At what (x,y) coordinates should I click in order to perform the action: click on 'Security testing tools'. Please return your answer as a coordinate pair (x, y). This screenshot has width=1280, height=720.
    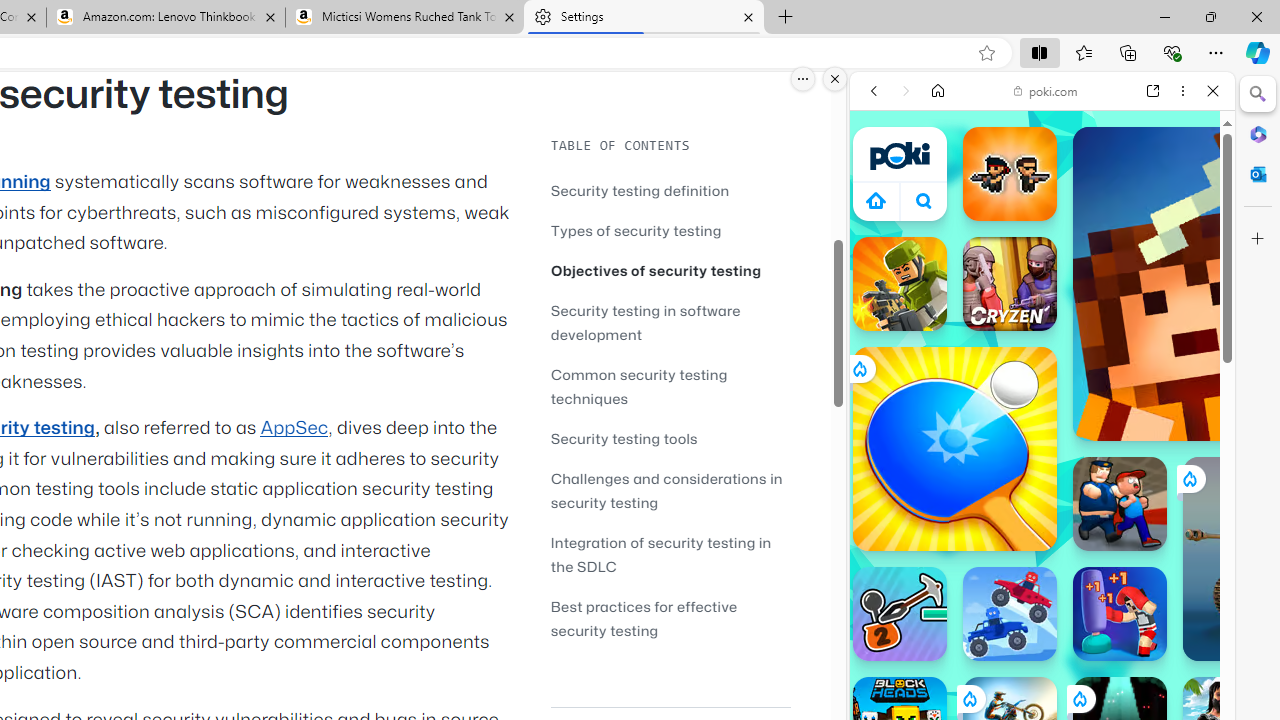
    Looking at the image, I should click on (623, 437).